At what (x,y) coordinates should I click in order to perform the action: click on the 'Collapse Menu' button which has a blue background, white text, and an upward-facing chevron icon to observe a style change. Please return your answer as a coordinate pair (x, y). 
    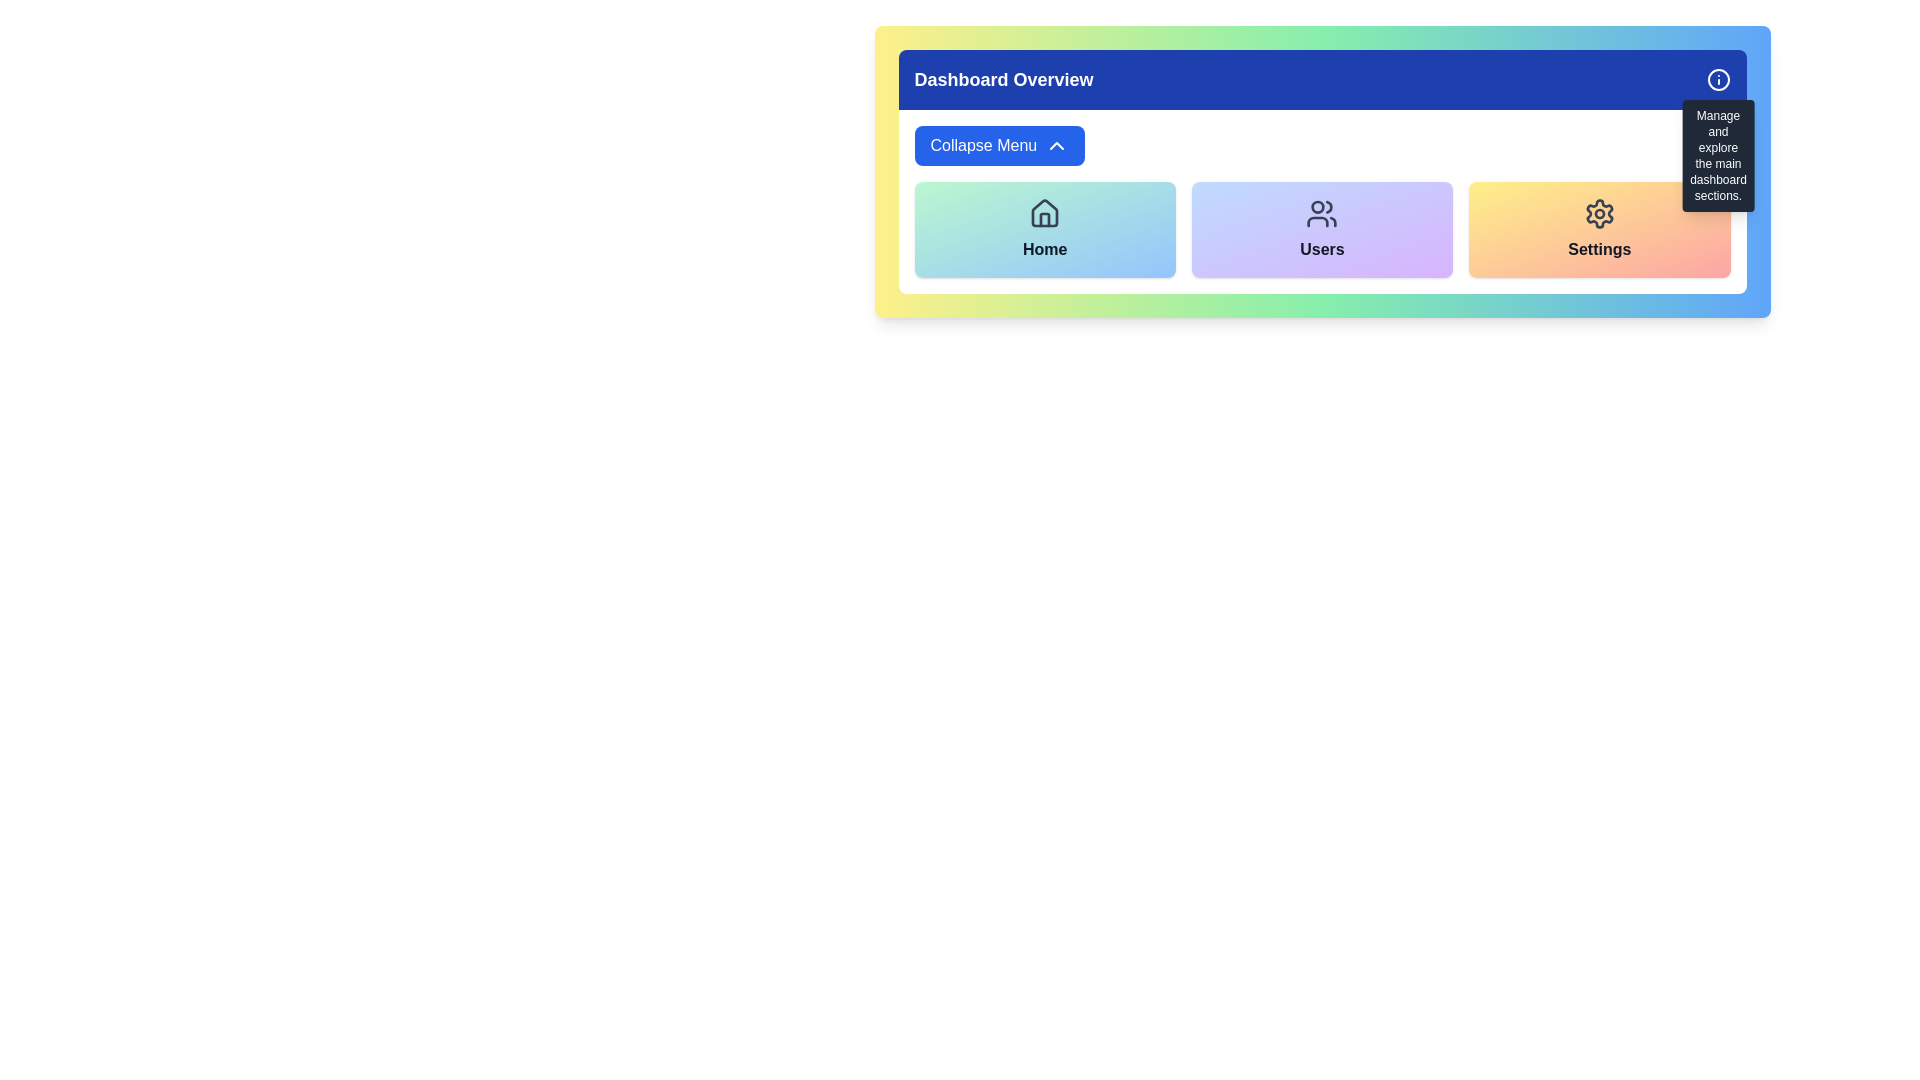
    Looking at the image, I should click on (999, 145).